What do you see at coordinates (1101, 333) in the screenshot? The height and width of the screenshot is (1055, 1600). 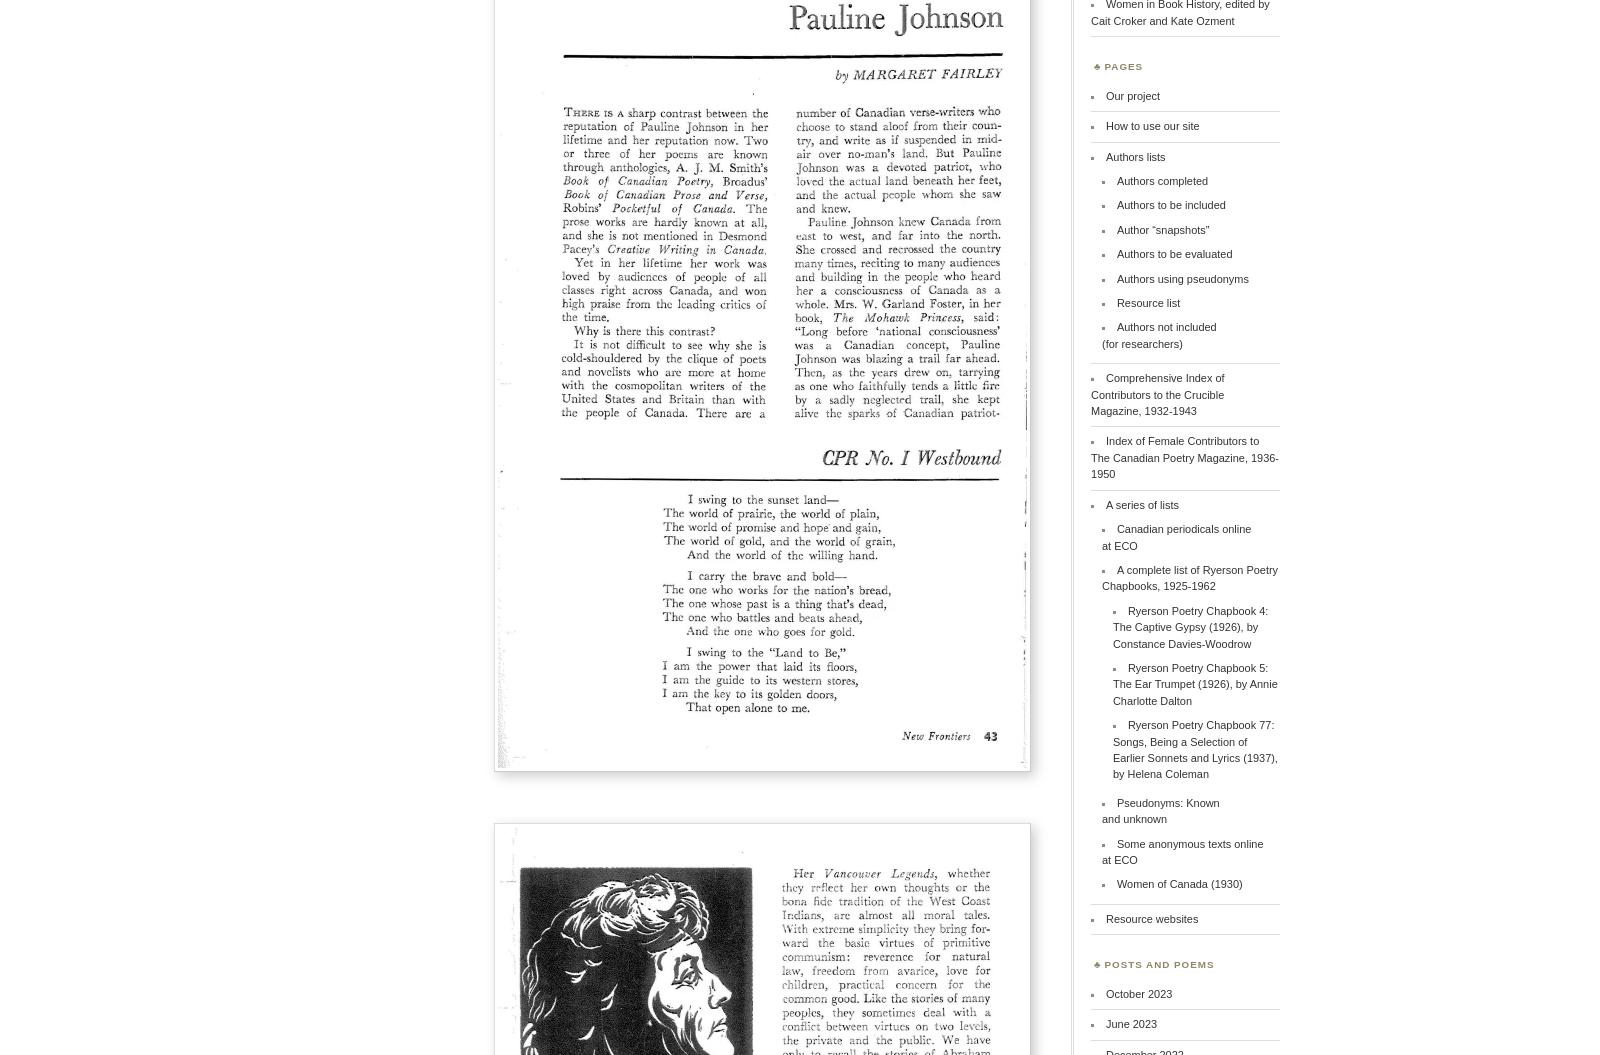 I see `'Authors not included (for researchers)'` at bounding box center [1101, 333].